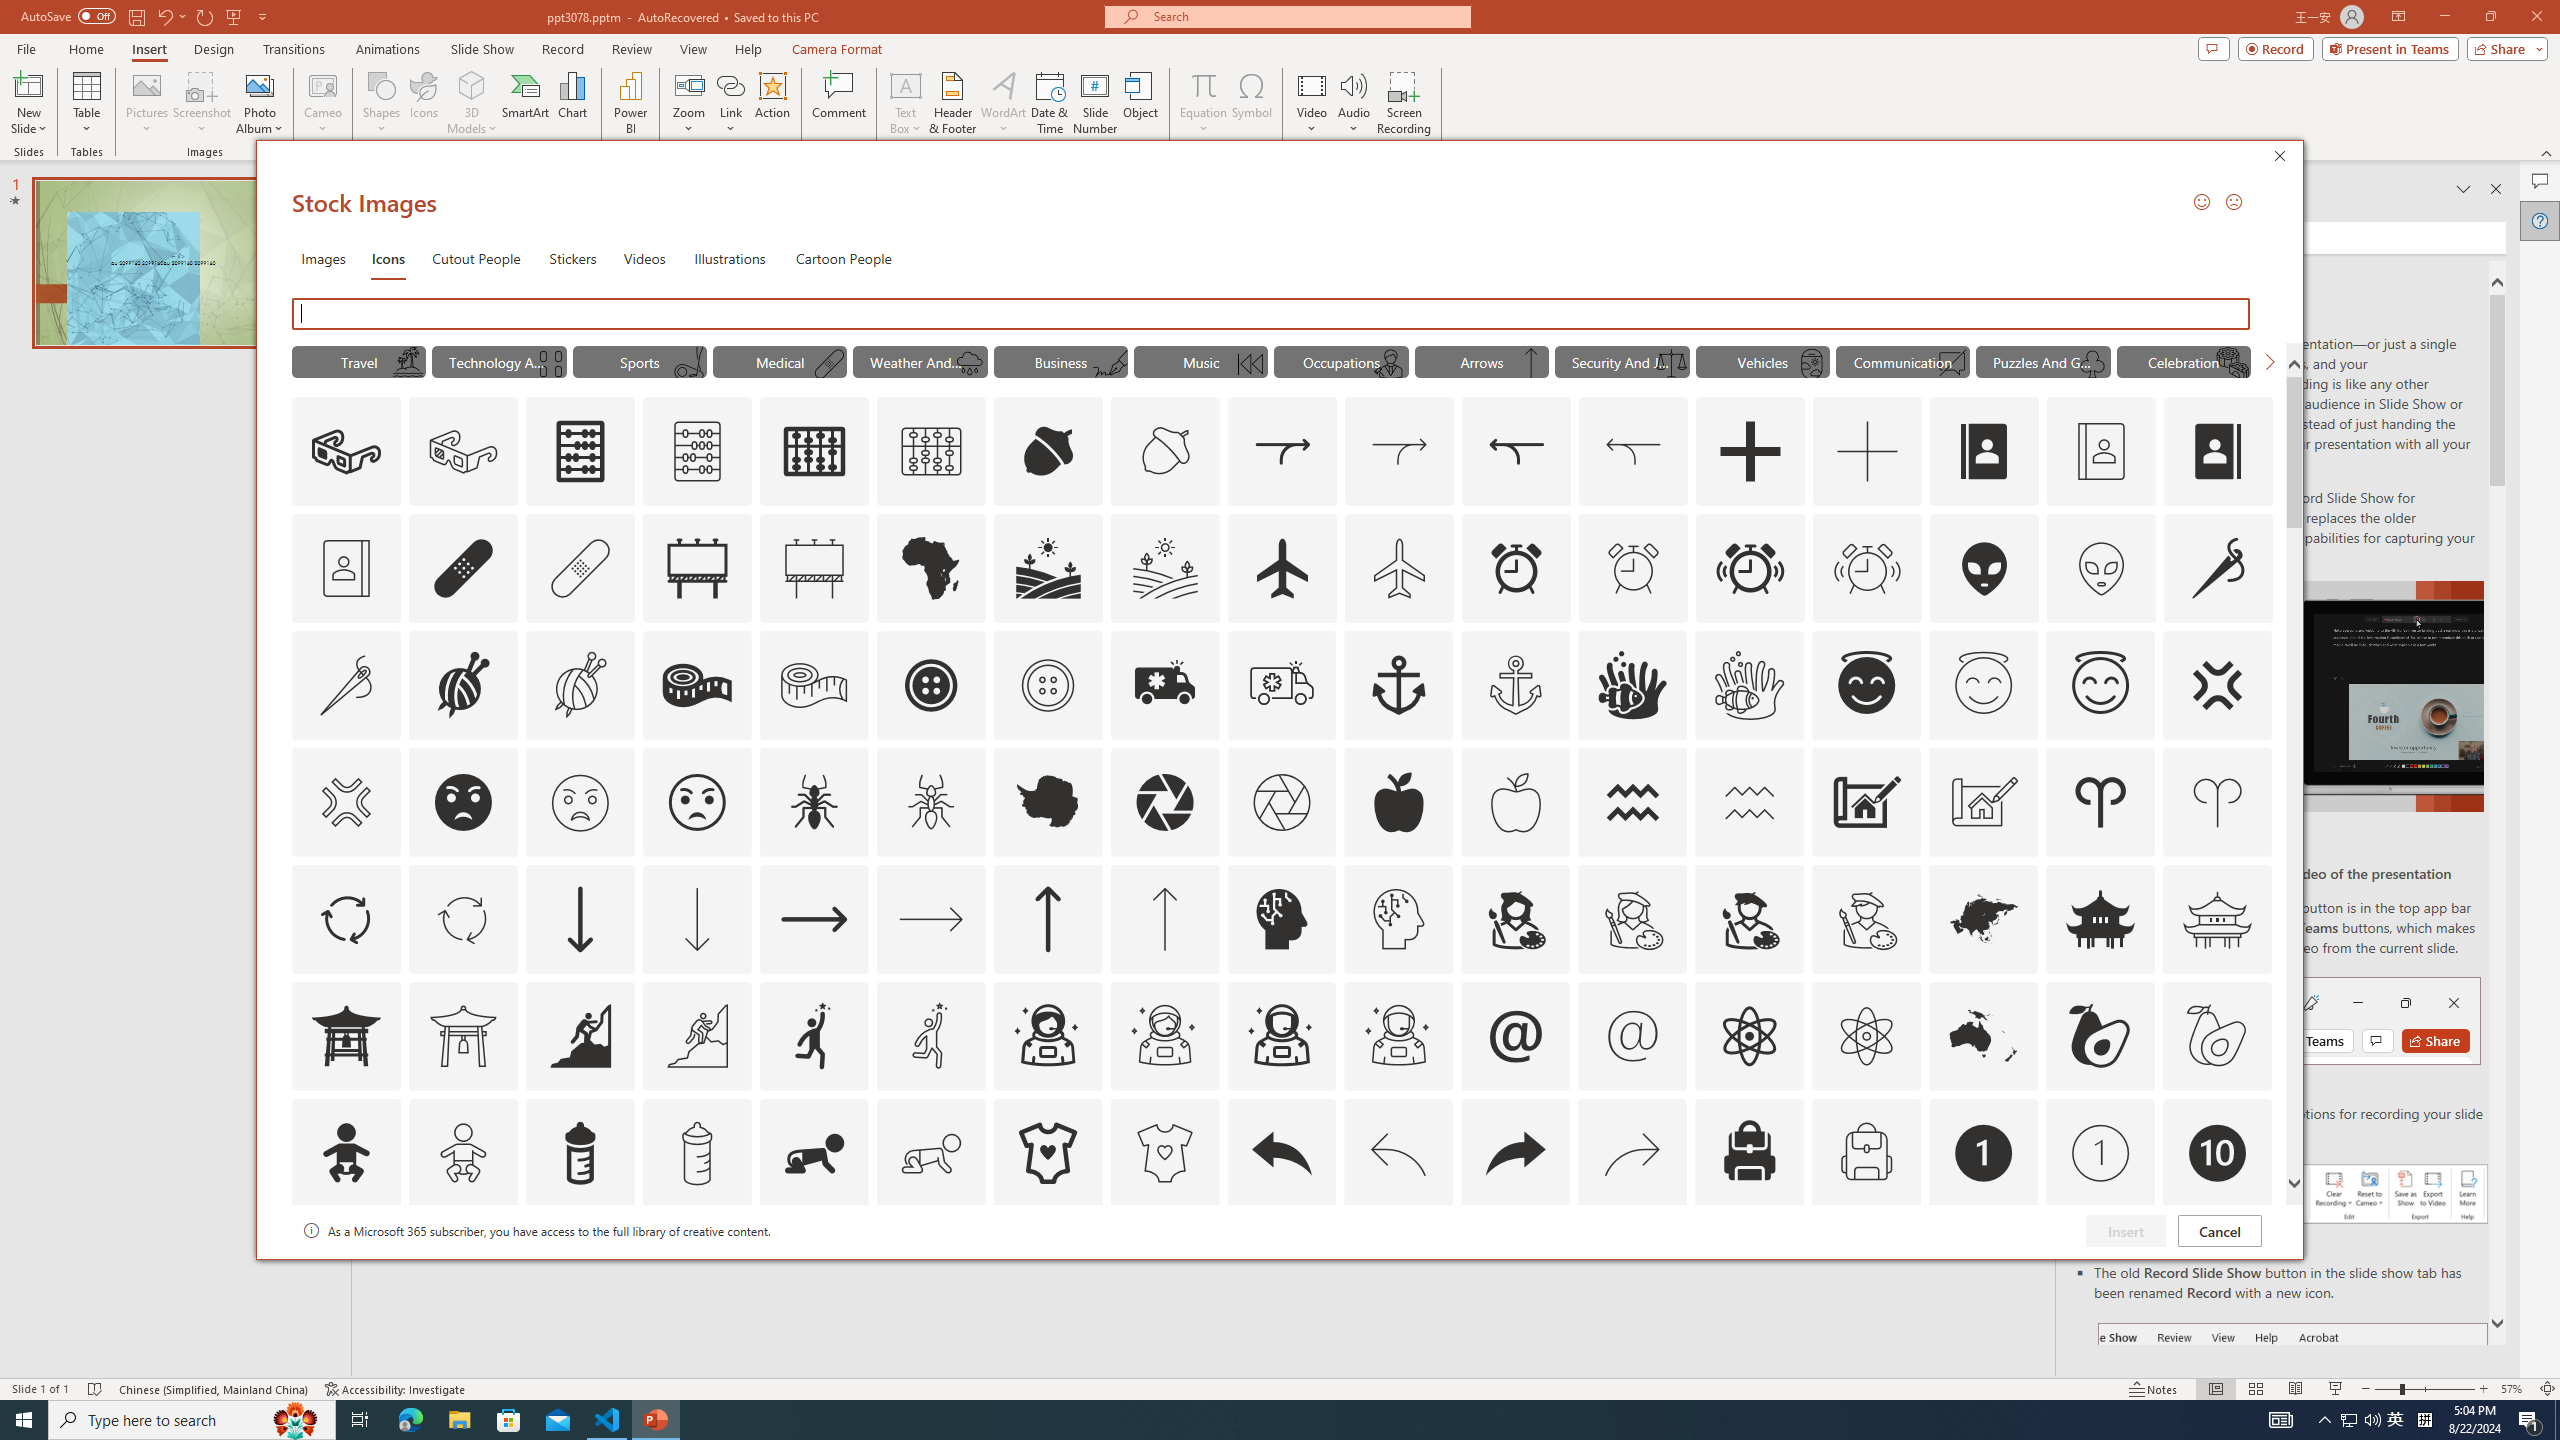 This screenshot has height=1440, width=2560. I want to click on 'AutomationID: Icons_Back_LTR', so click(1281, 1152).